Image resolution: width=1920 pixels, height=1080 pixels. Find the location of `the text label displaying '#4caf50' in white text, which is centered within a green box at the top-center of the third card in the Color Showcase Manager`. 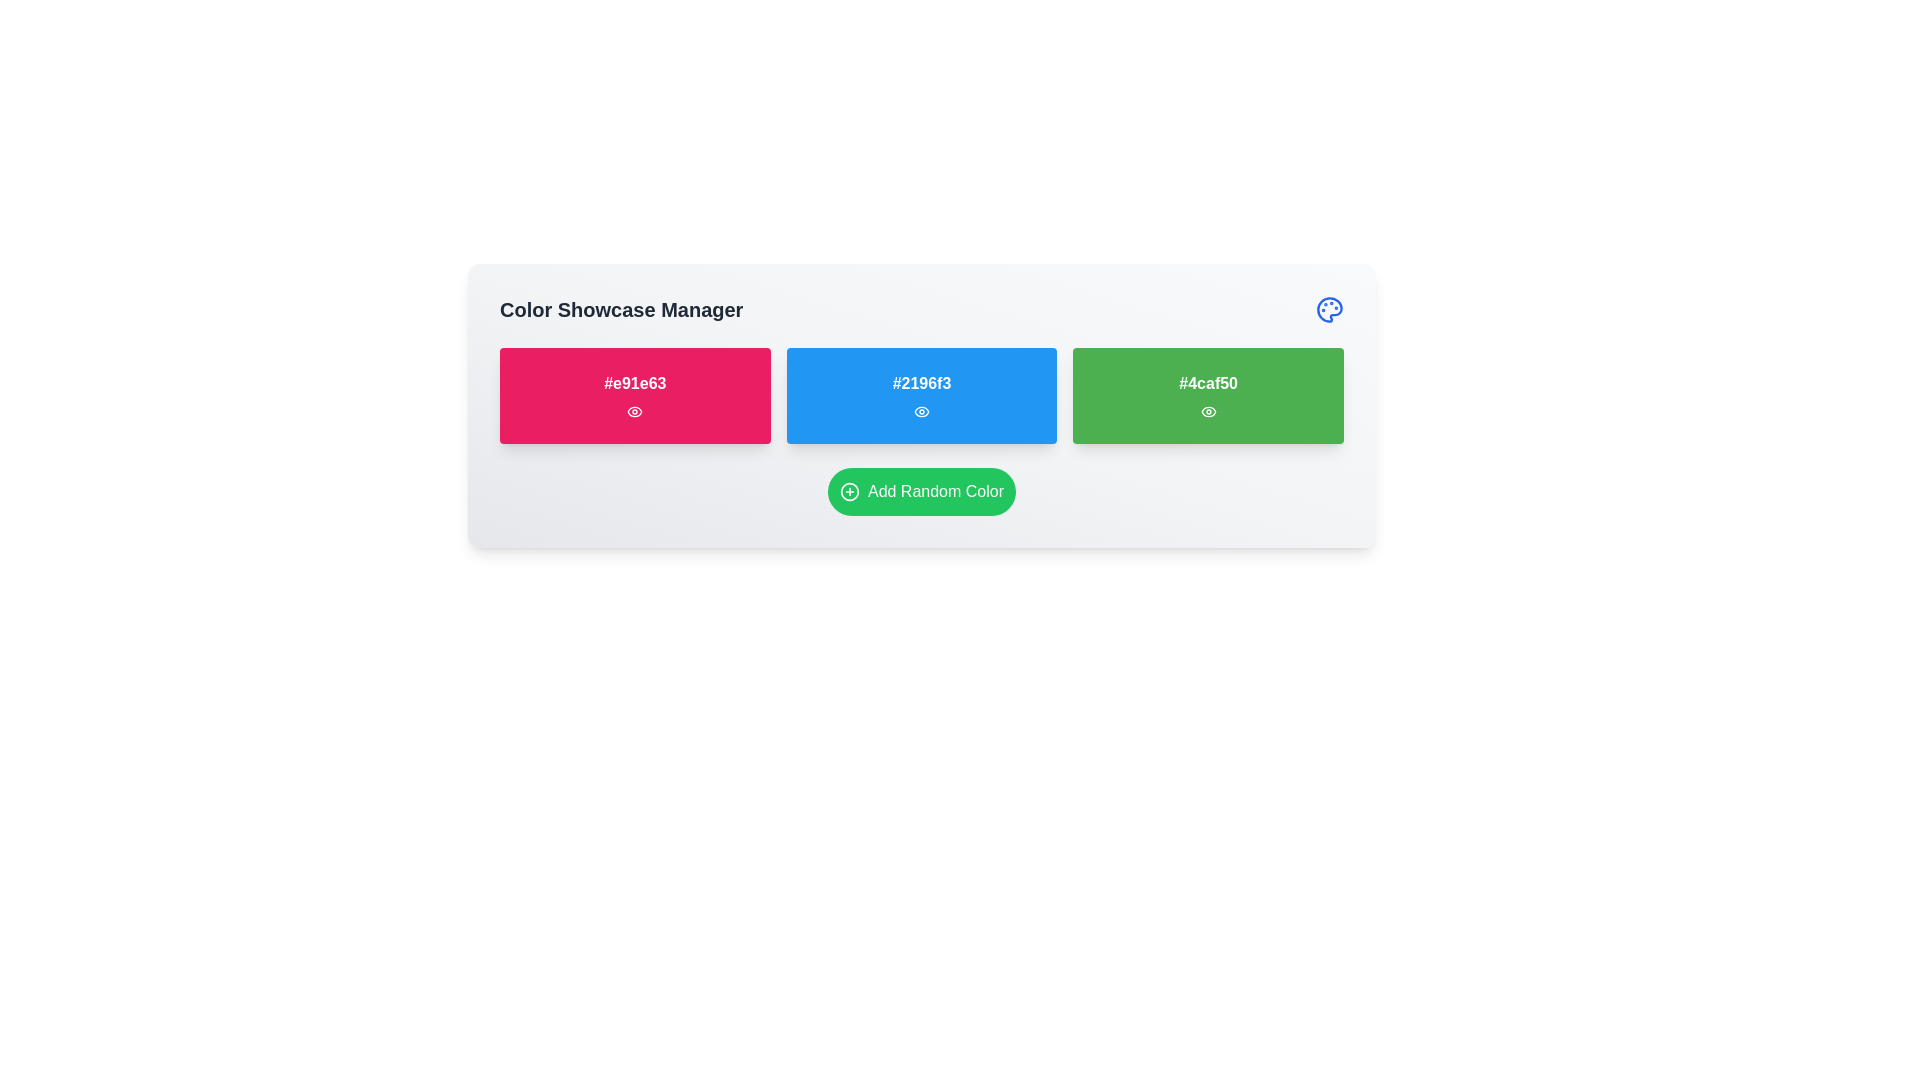

the text label displaying '#4caf50' in white text, which is centered within a green box at the top-center of the third card in the Color Showcase Manager is located at coordinates (1207, 384).